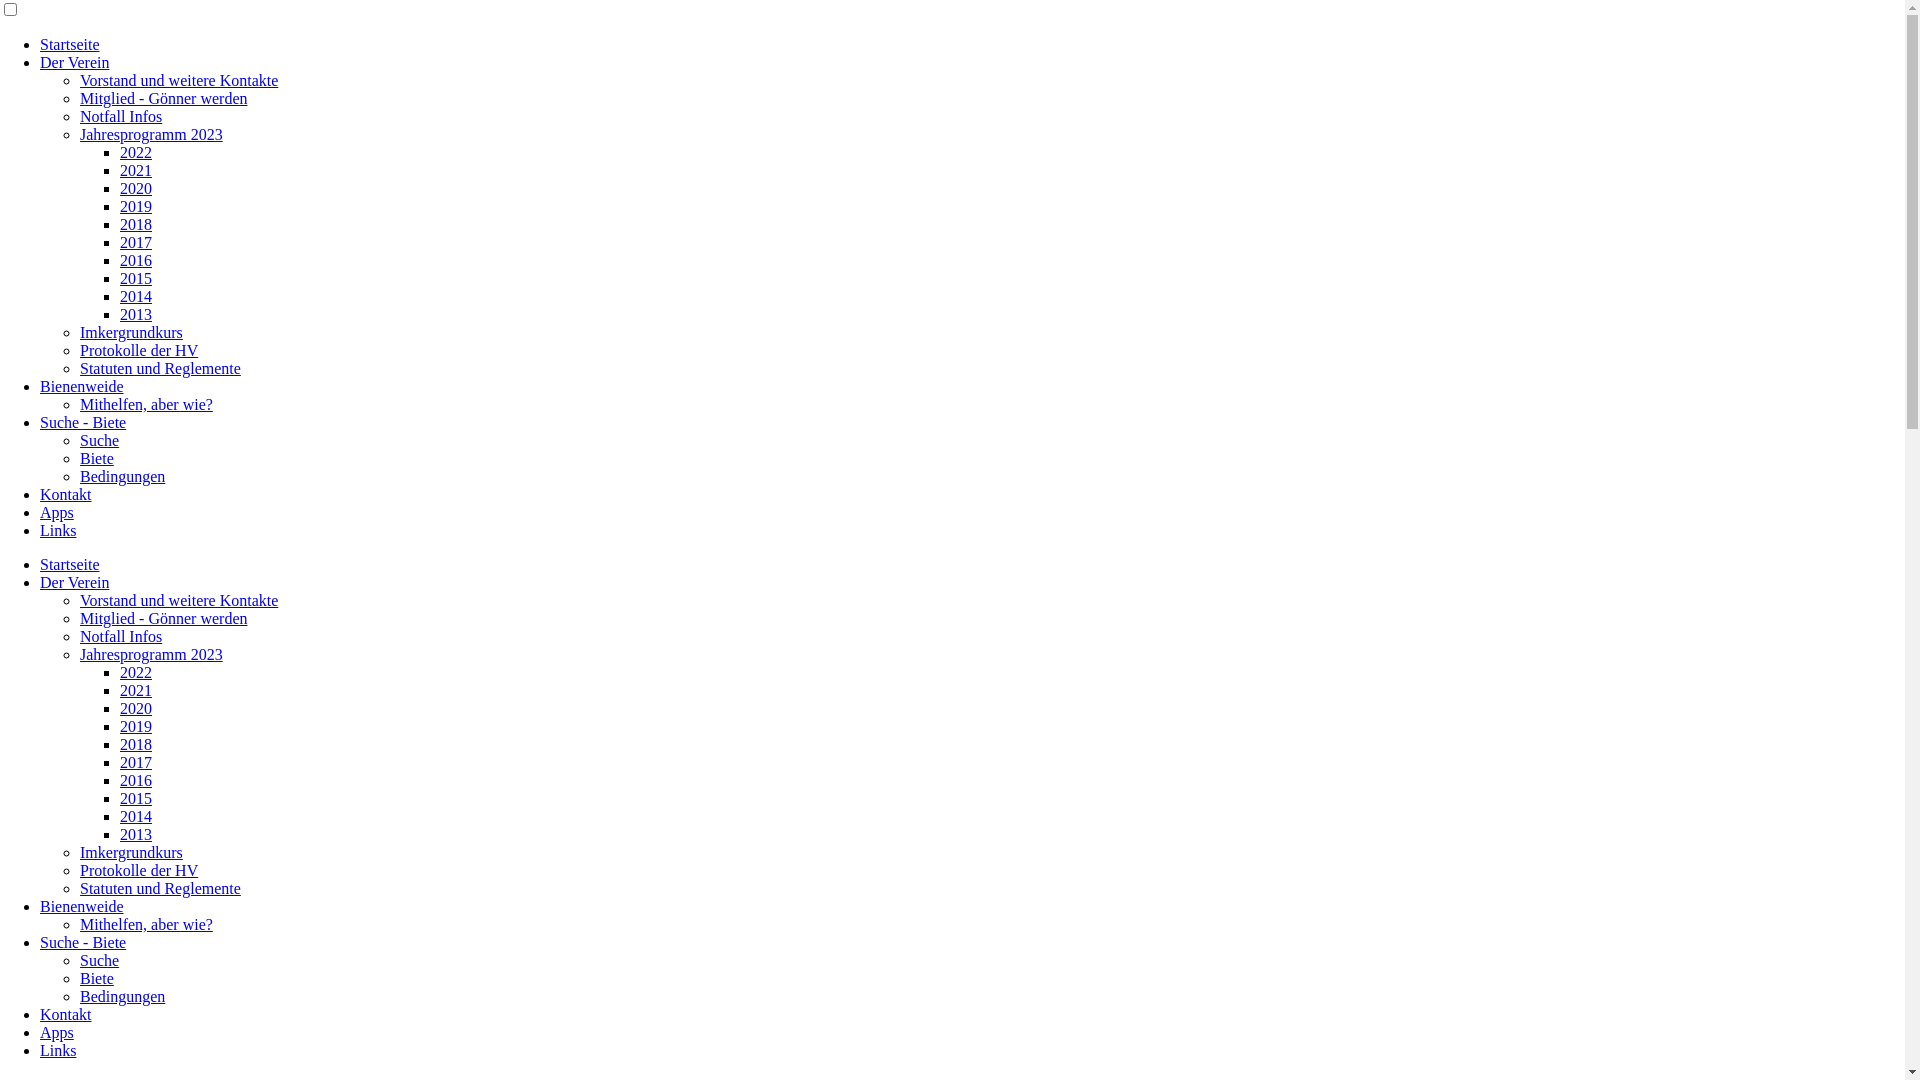  I want to click on '2017', so click(134, 762).